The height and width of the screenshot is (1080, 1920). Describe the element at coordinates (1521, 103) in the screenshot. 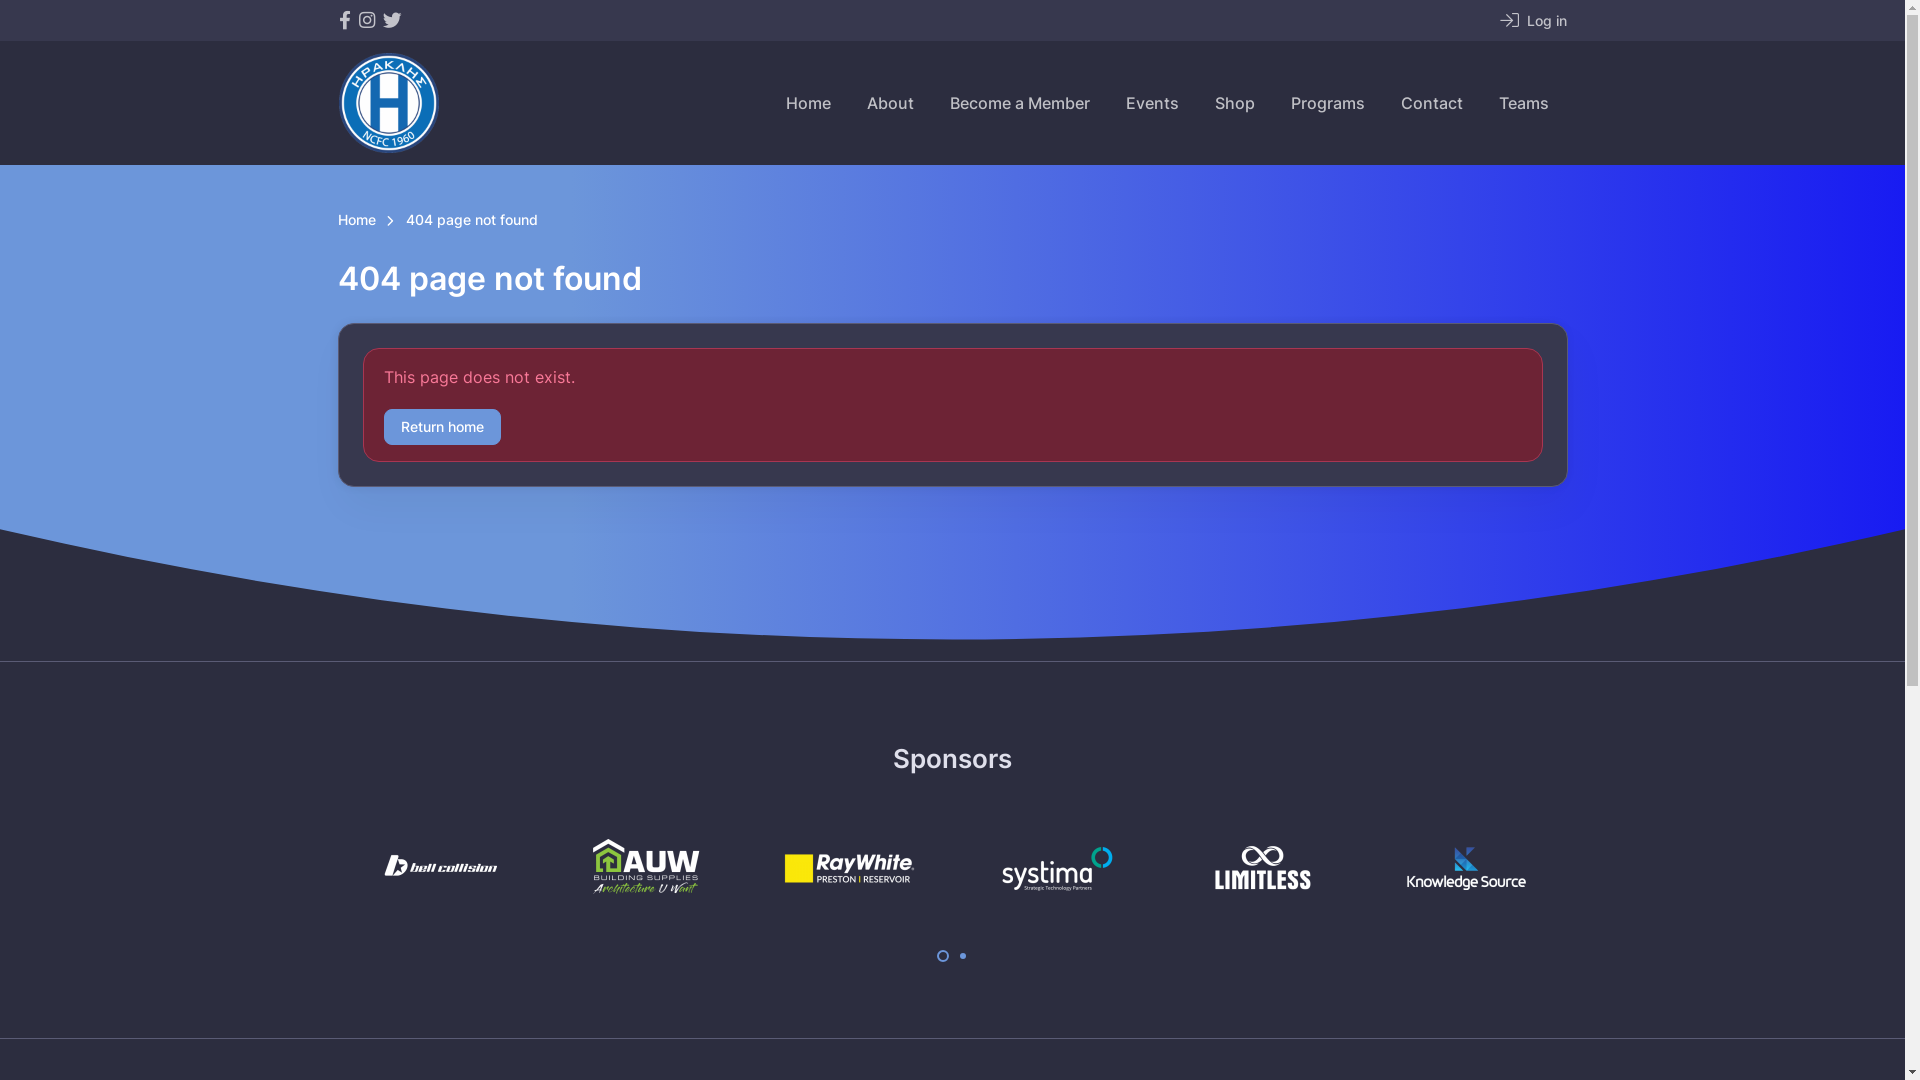

I see `'Teams'` at that location.